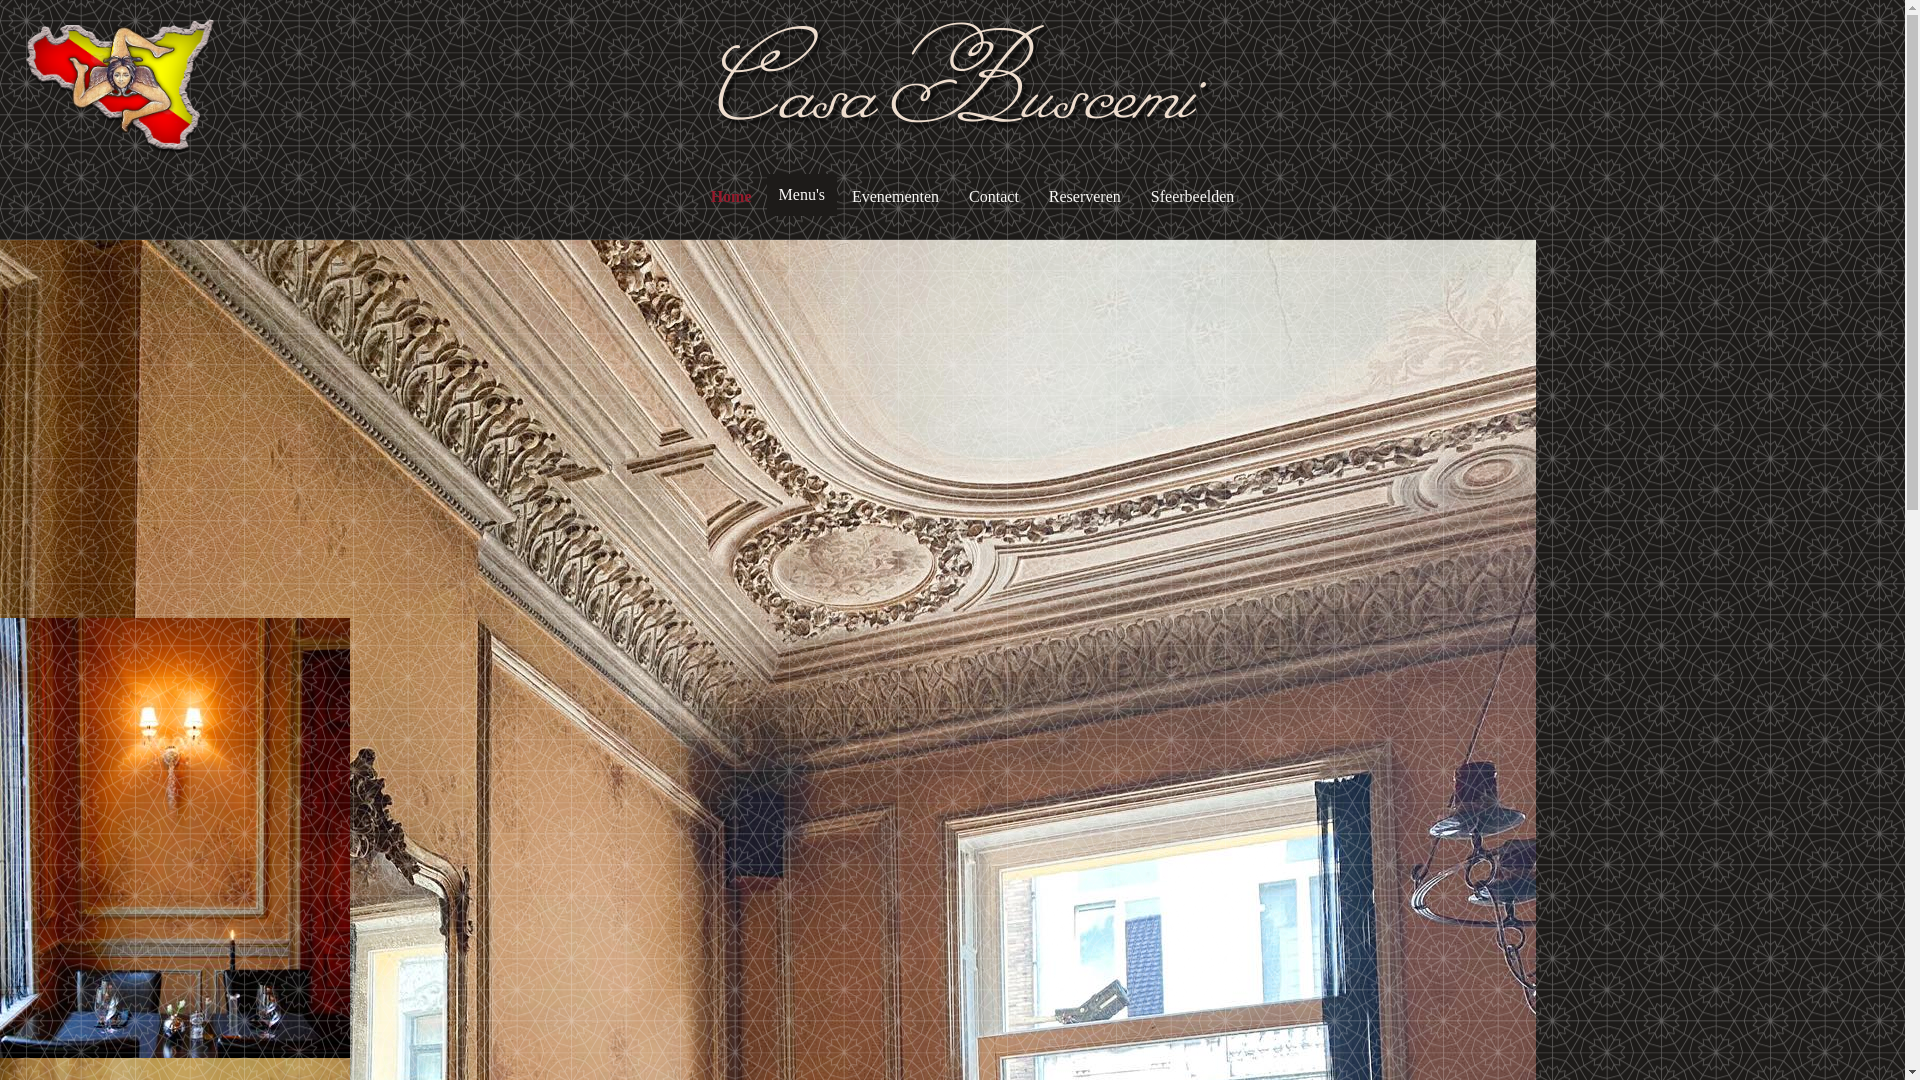 The image size is (1920, 1080). Describe the element at coordinates (730, 196) in the screenshot. I see `'Home'` at that location.